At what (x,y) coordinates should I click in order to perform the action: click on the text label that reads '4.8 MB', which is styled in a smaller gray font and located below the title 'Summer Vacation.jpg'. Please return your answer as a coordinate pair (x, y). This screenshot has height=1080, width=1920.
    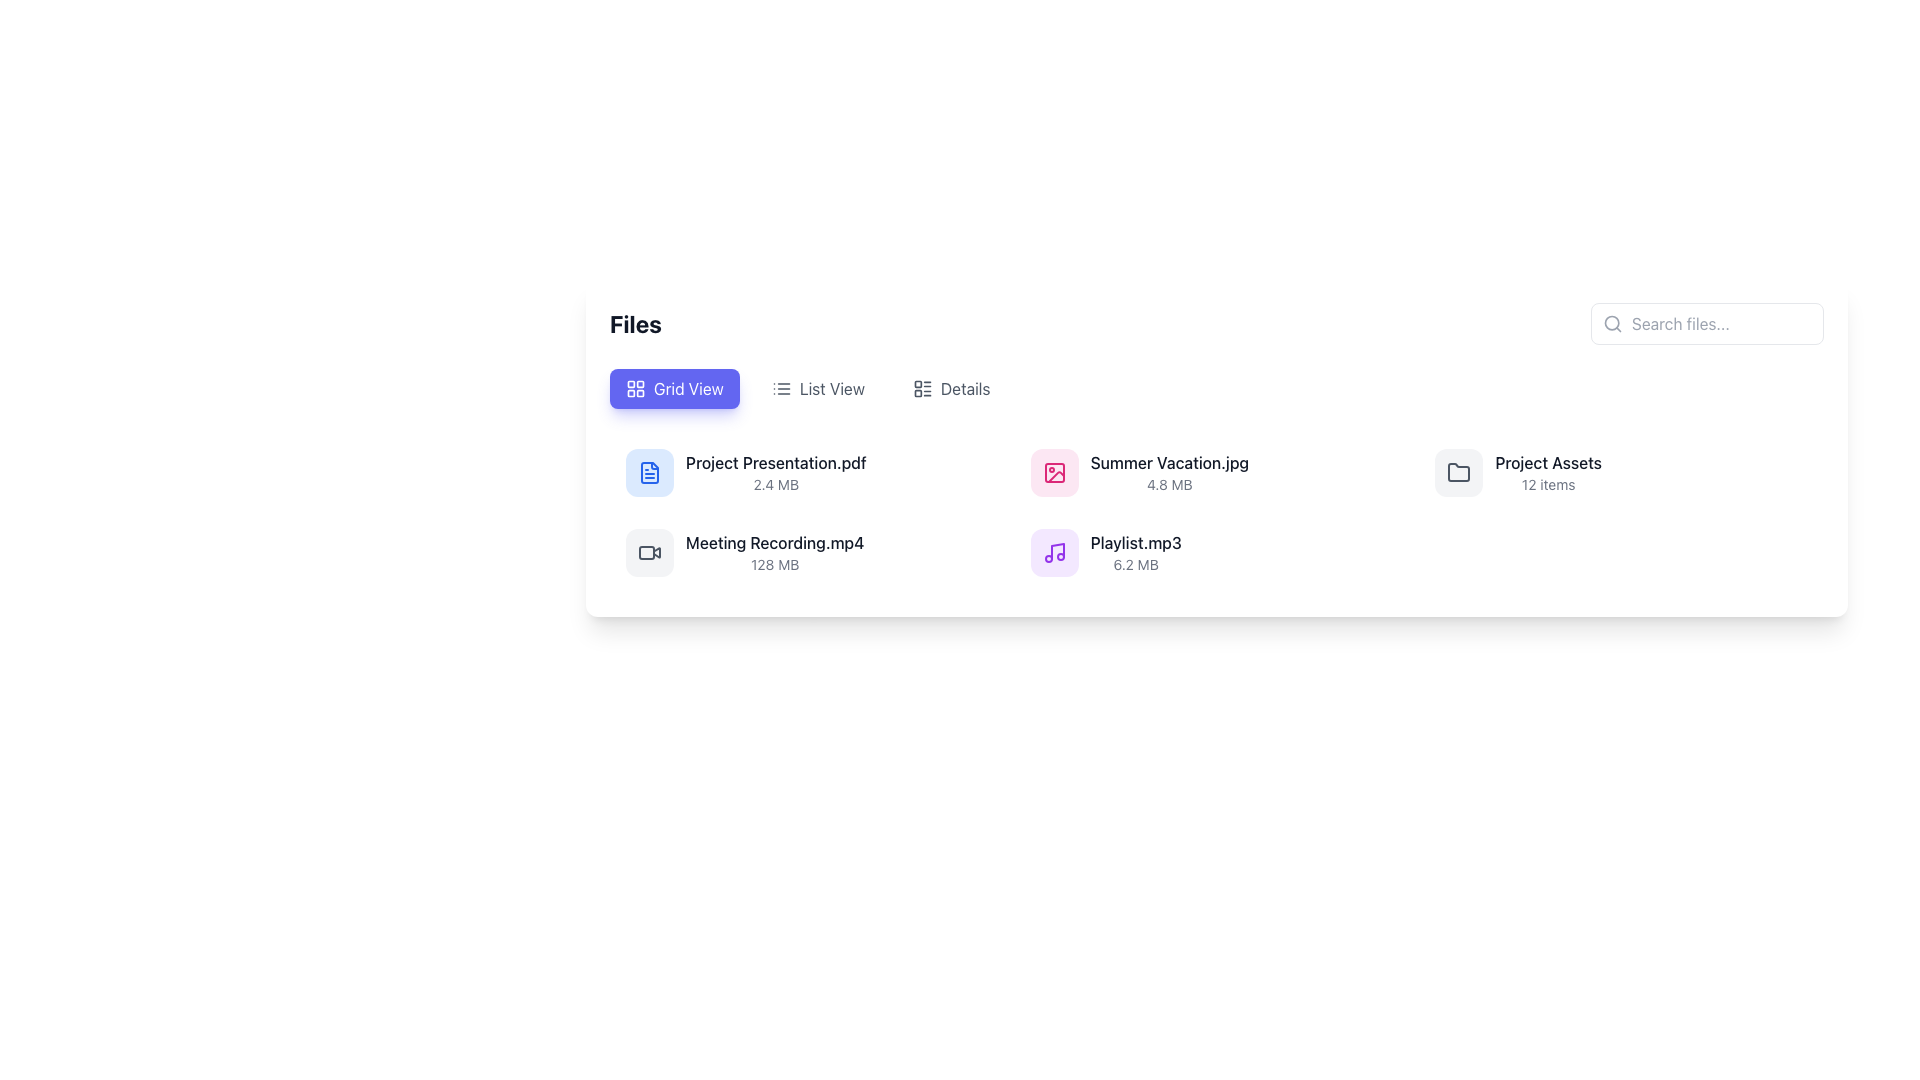
    Looking at the image, I should click on (1169, 485).